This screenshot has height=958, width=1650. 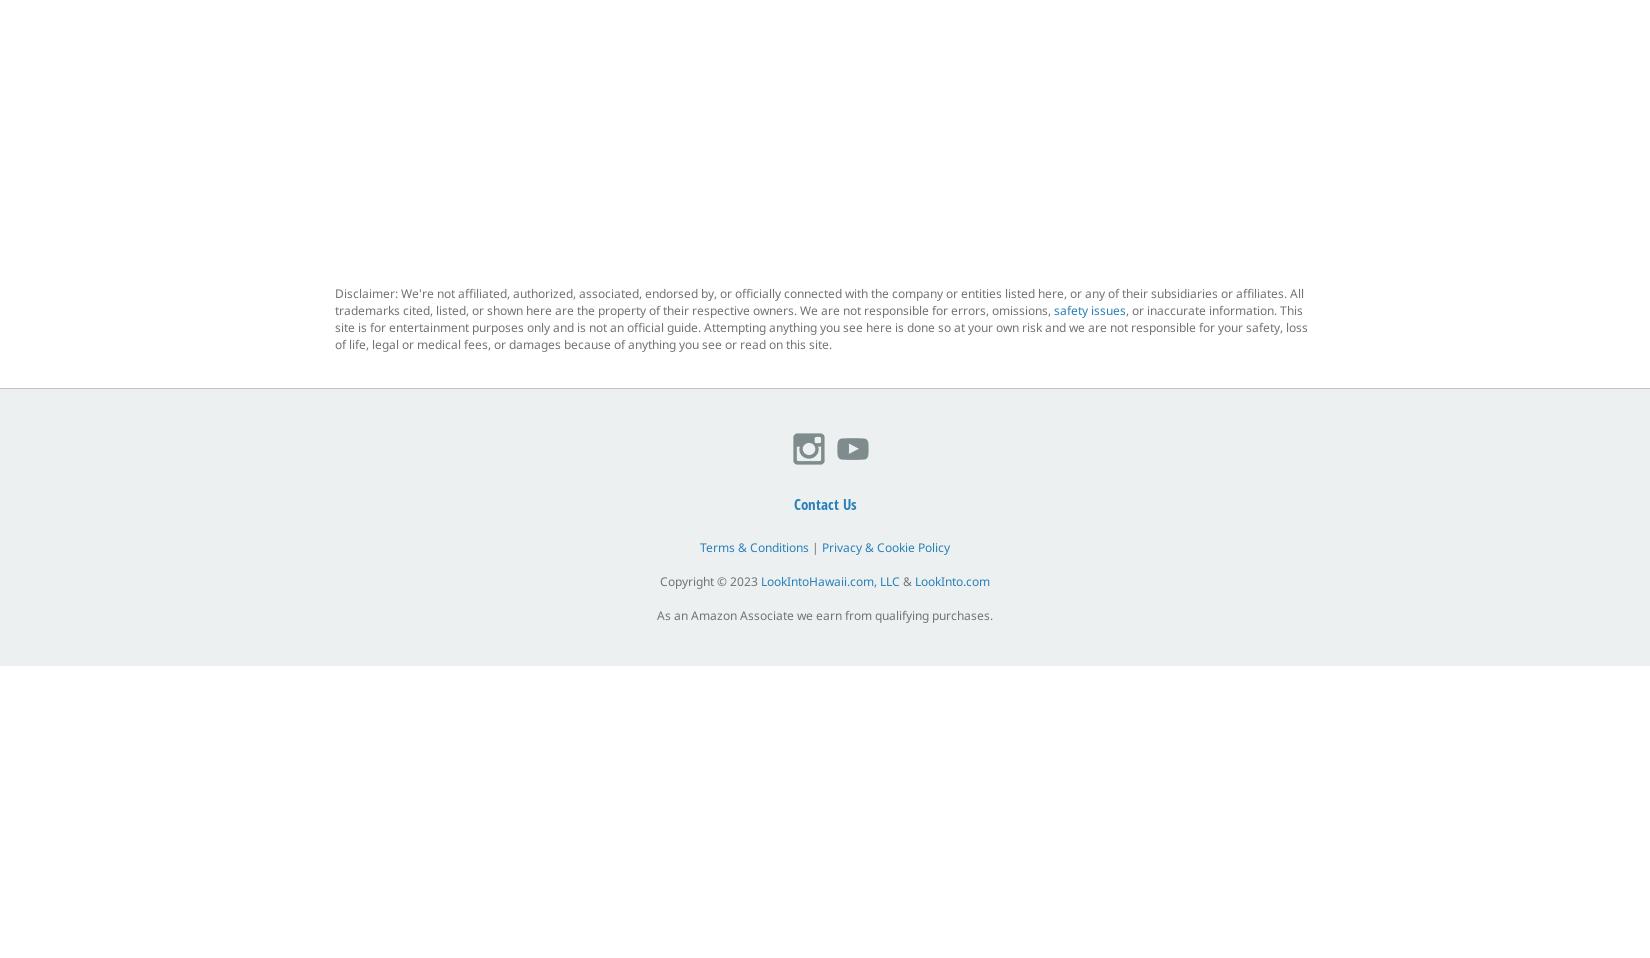 What do you see at coordinates (791, 503) in the screenshot?
I see `'Contact Us'` at bounding box center [791, 503].